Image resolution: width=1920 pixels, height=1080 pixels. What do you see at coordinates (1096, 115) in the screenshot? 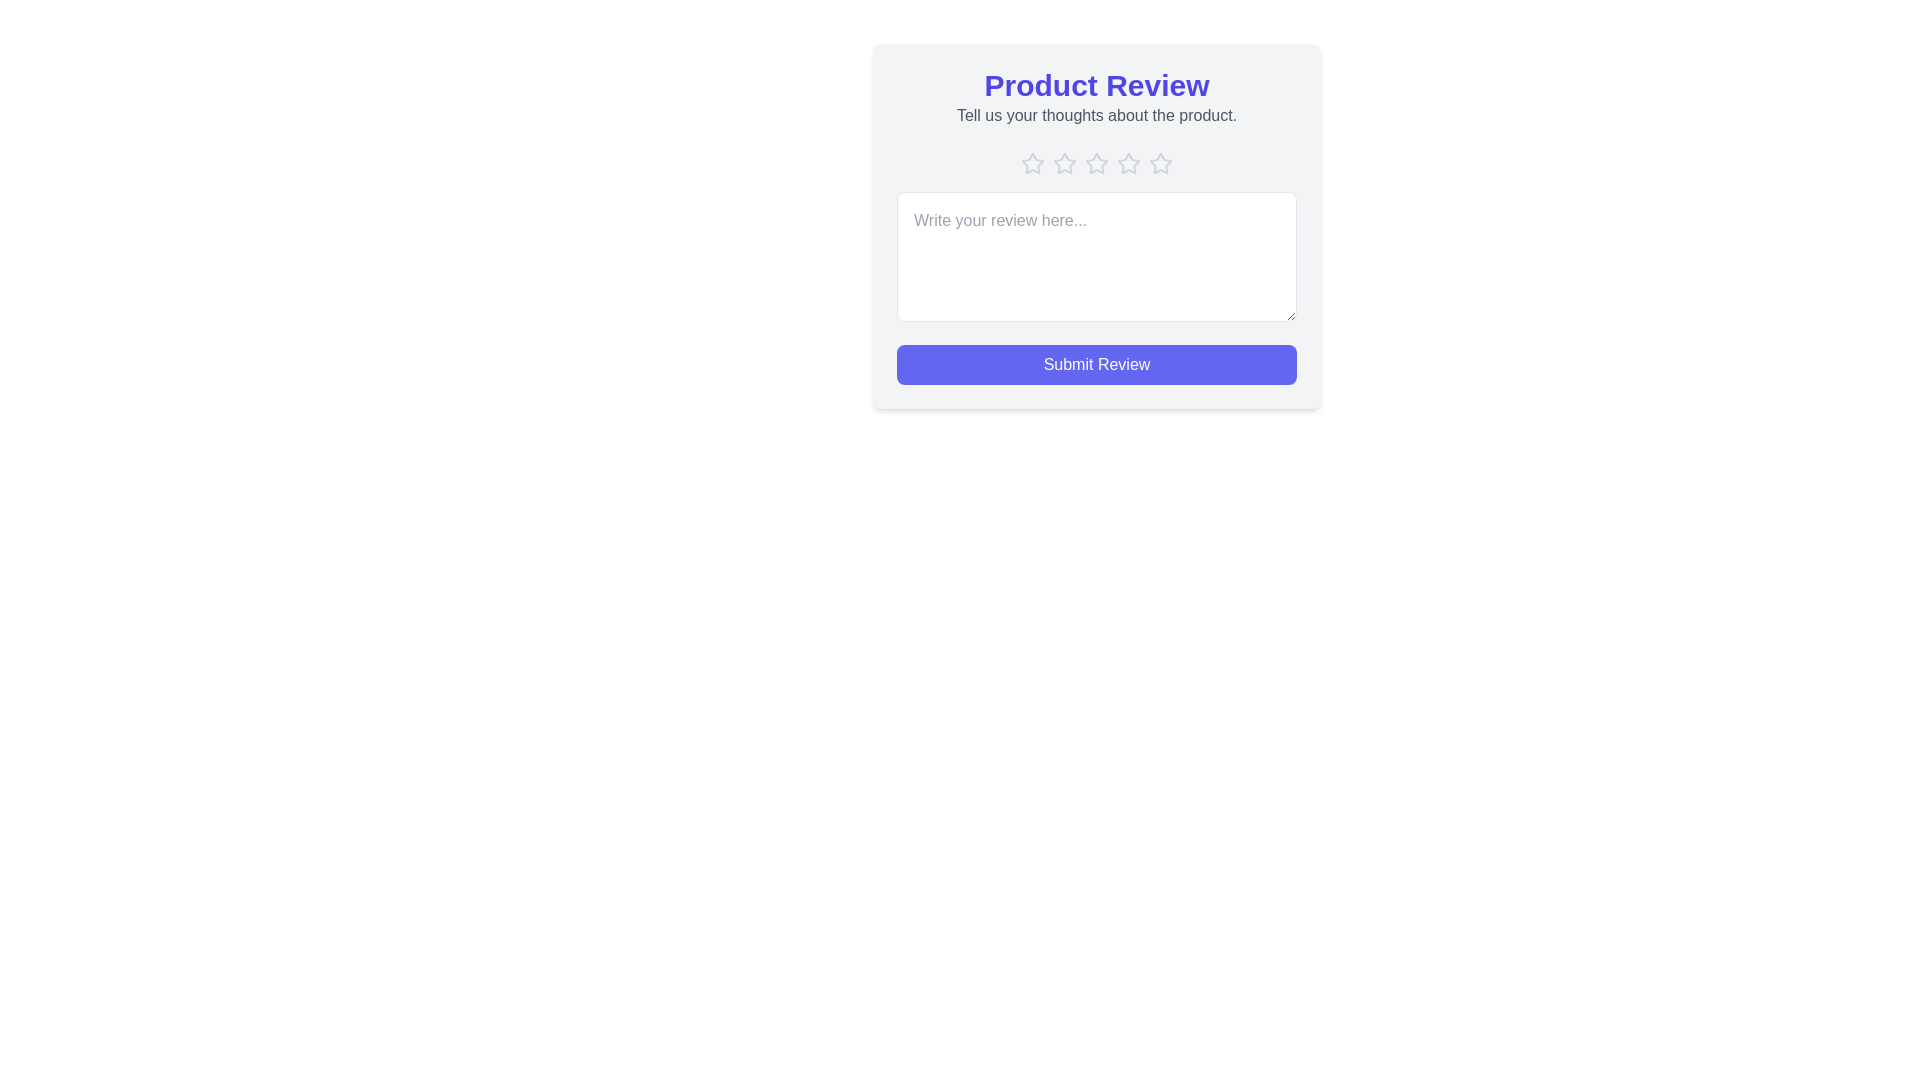
I see `the static text displaying 'Tell us your thoughts about the product.' which is located below the 'Product Review' title` at bounding box center [1096, 115].